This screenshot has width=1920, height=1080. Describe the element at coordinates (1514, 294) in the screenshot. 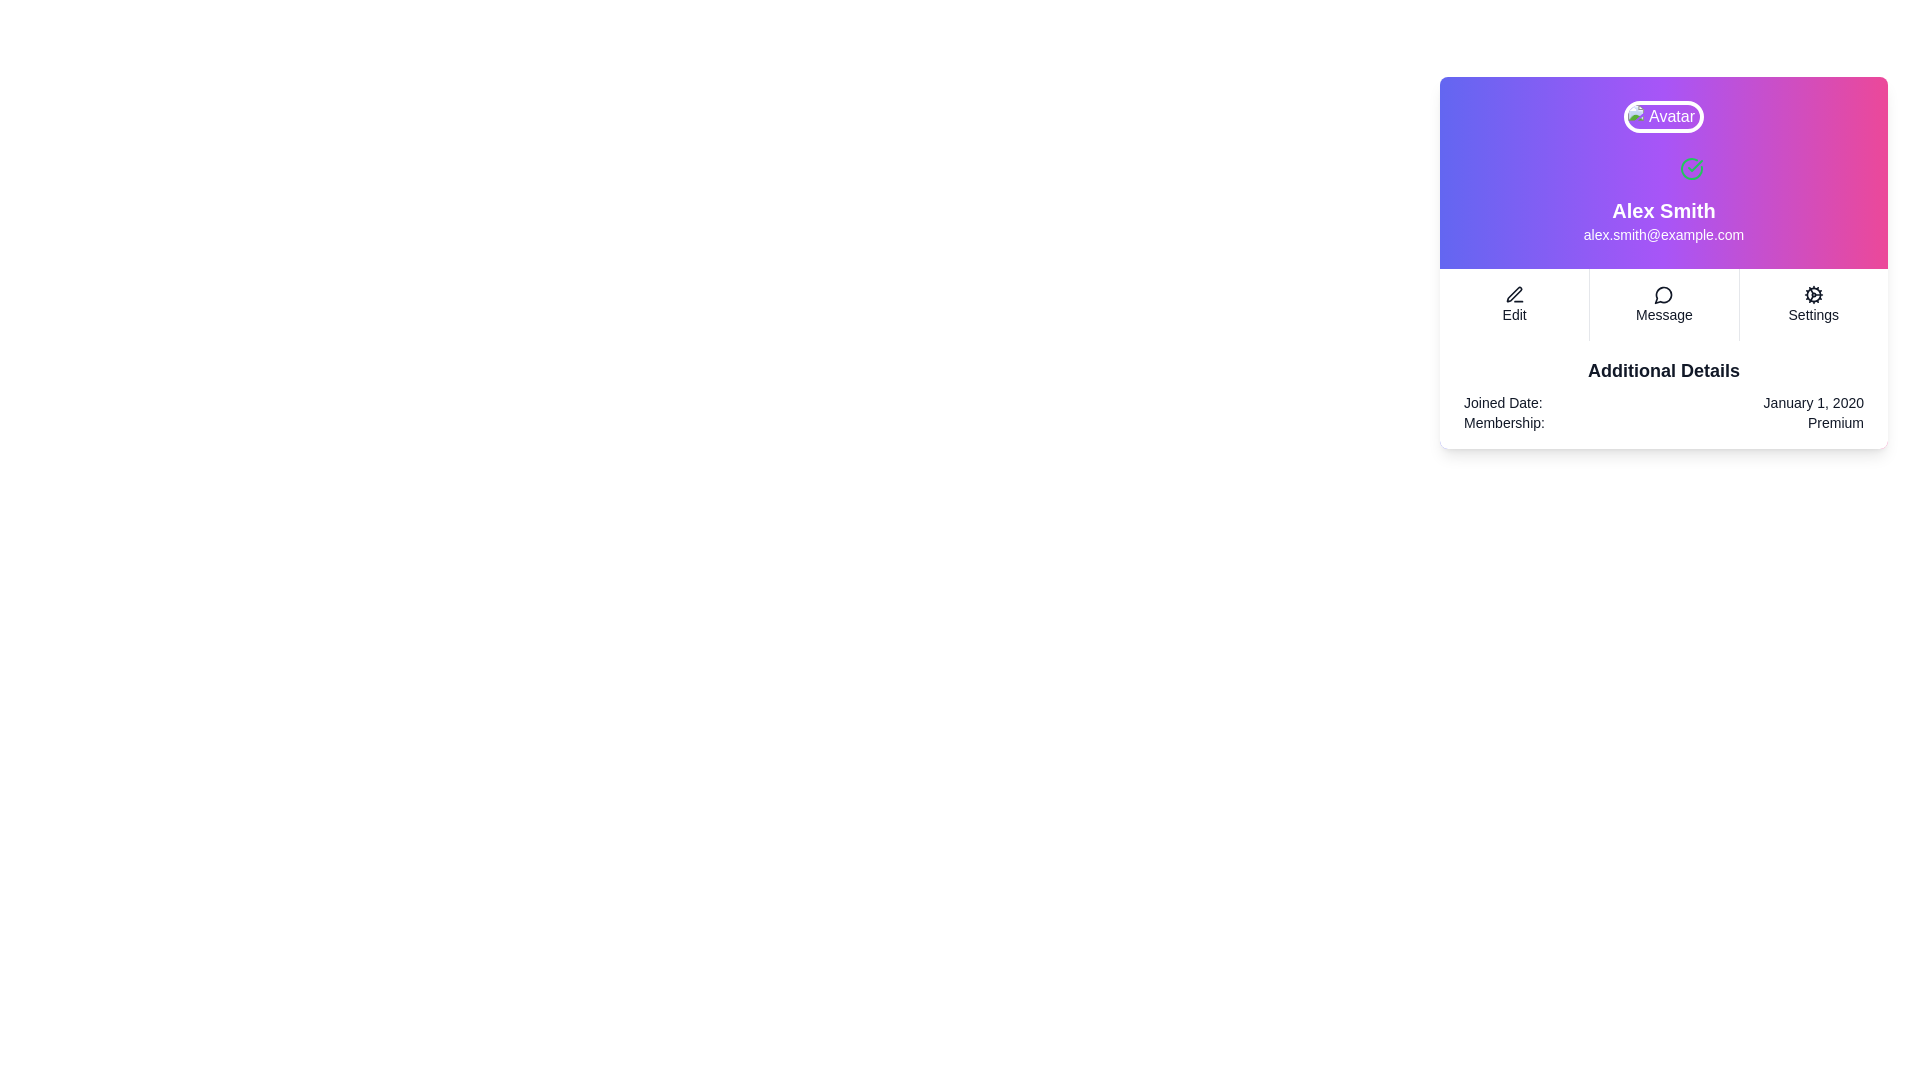

I see `the stylized pen icon in the 'Edit' option of the interface` at that location.